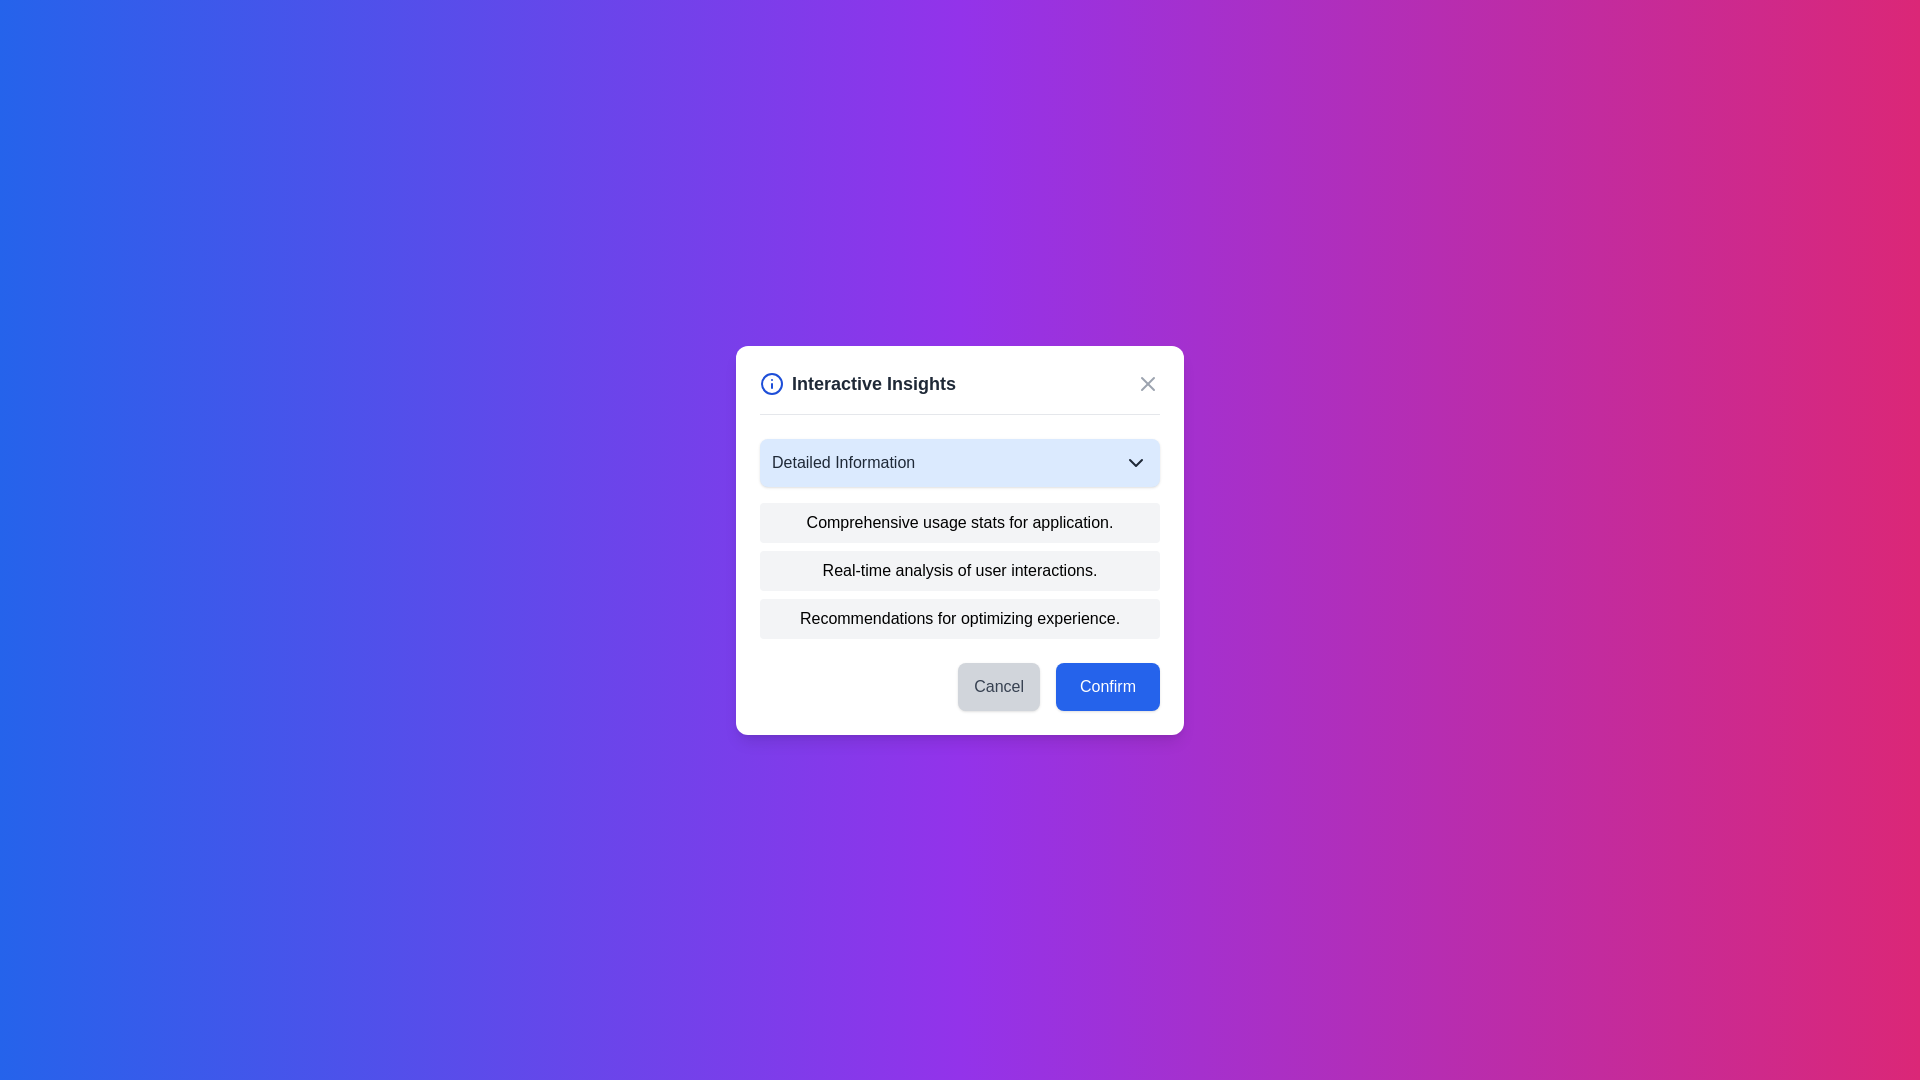 The image size is (1920, 1080). Describe the element at coordinates (960, 536) in the screenshot. I see `the Text block in the 'Interactive Insights' modal that displays detailed information, located centrally beneath the title and visual icon section` at that location.